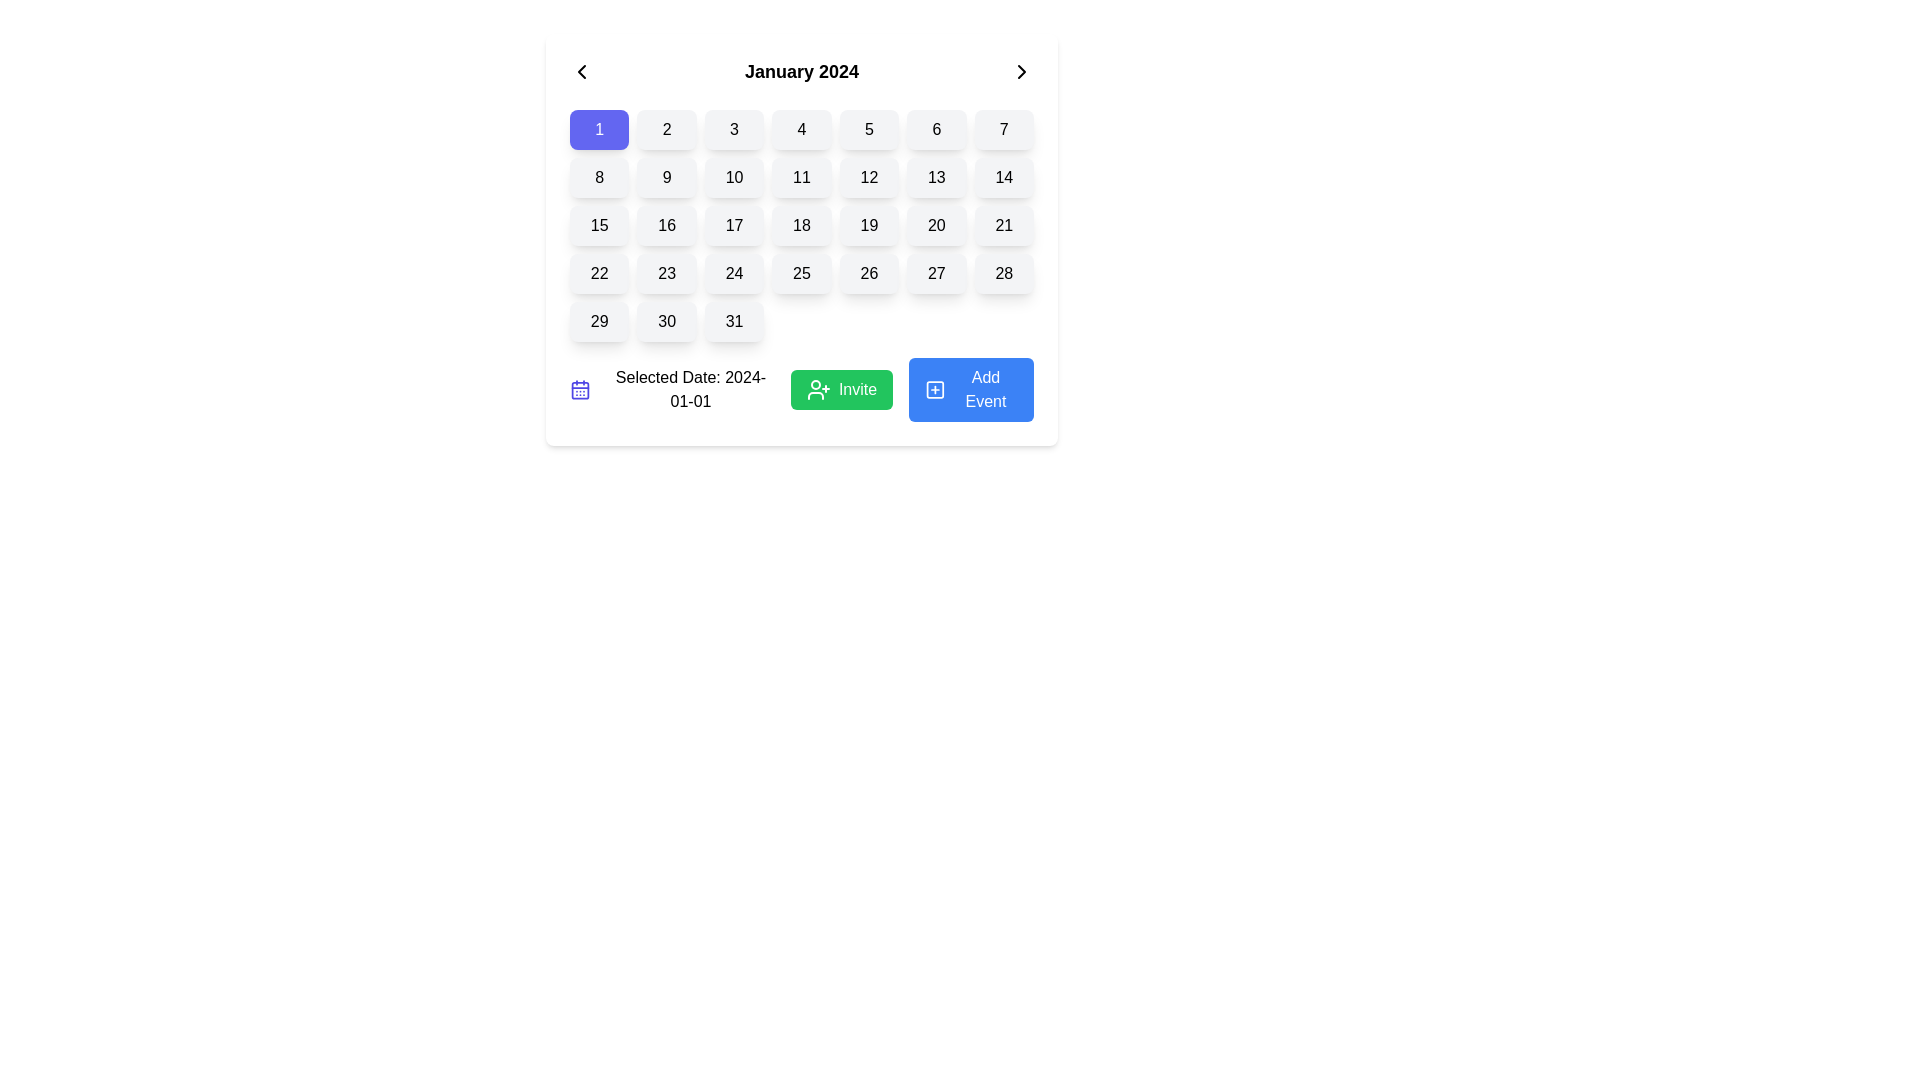 Image resolution: width=1920 pixels, height=1080 pixels. What do you see at coordinates (801, 71) in the screenshot?
I see `the text label displaying 'January 2024' at the top center of the calendar interface` at bounding box center [801, 71].